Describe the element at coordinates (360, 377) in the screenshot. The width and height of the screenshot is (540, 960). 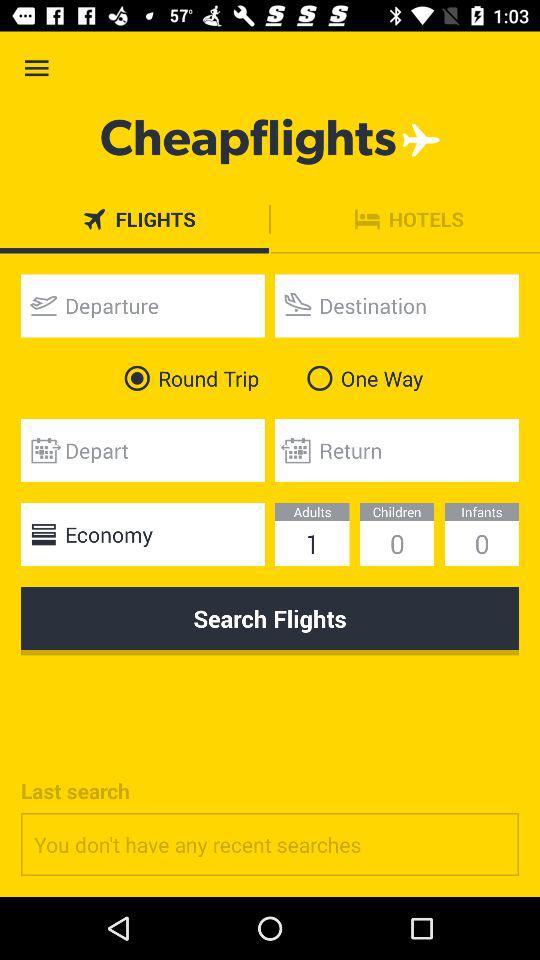
I see `the one way icon` at that location.